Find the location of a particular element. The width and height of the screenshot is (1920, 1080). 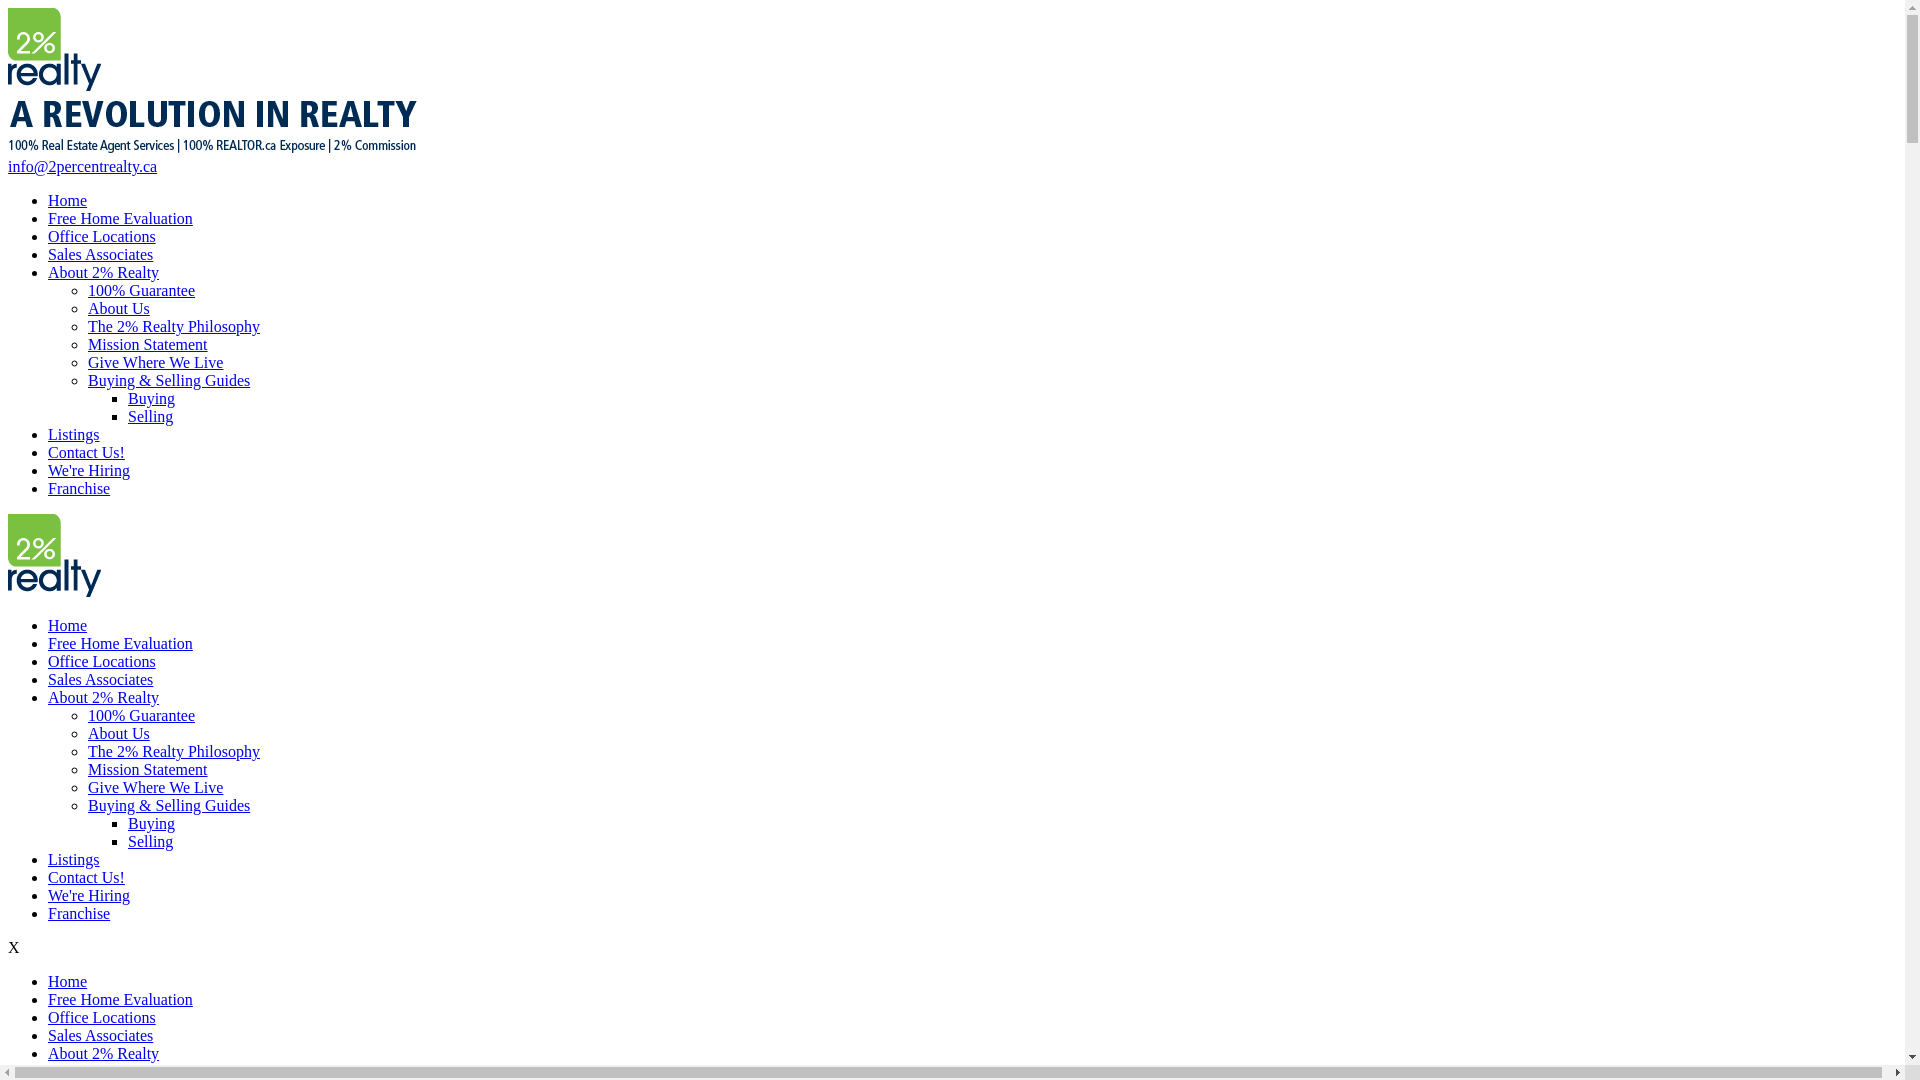

'Office Locations' is located at coordinates (100, 1017).